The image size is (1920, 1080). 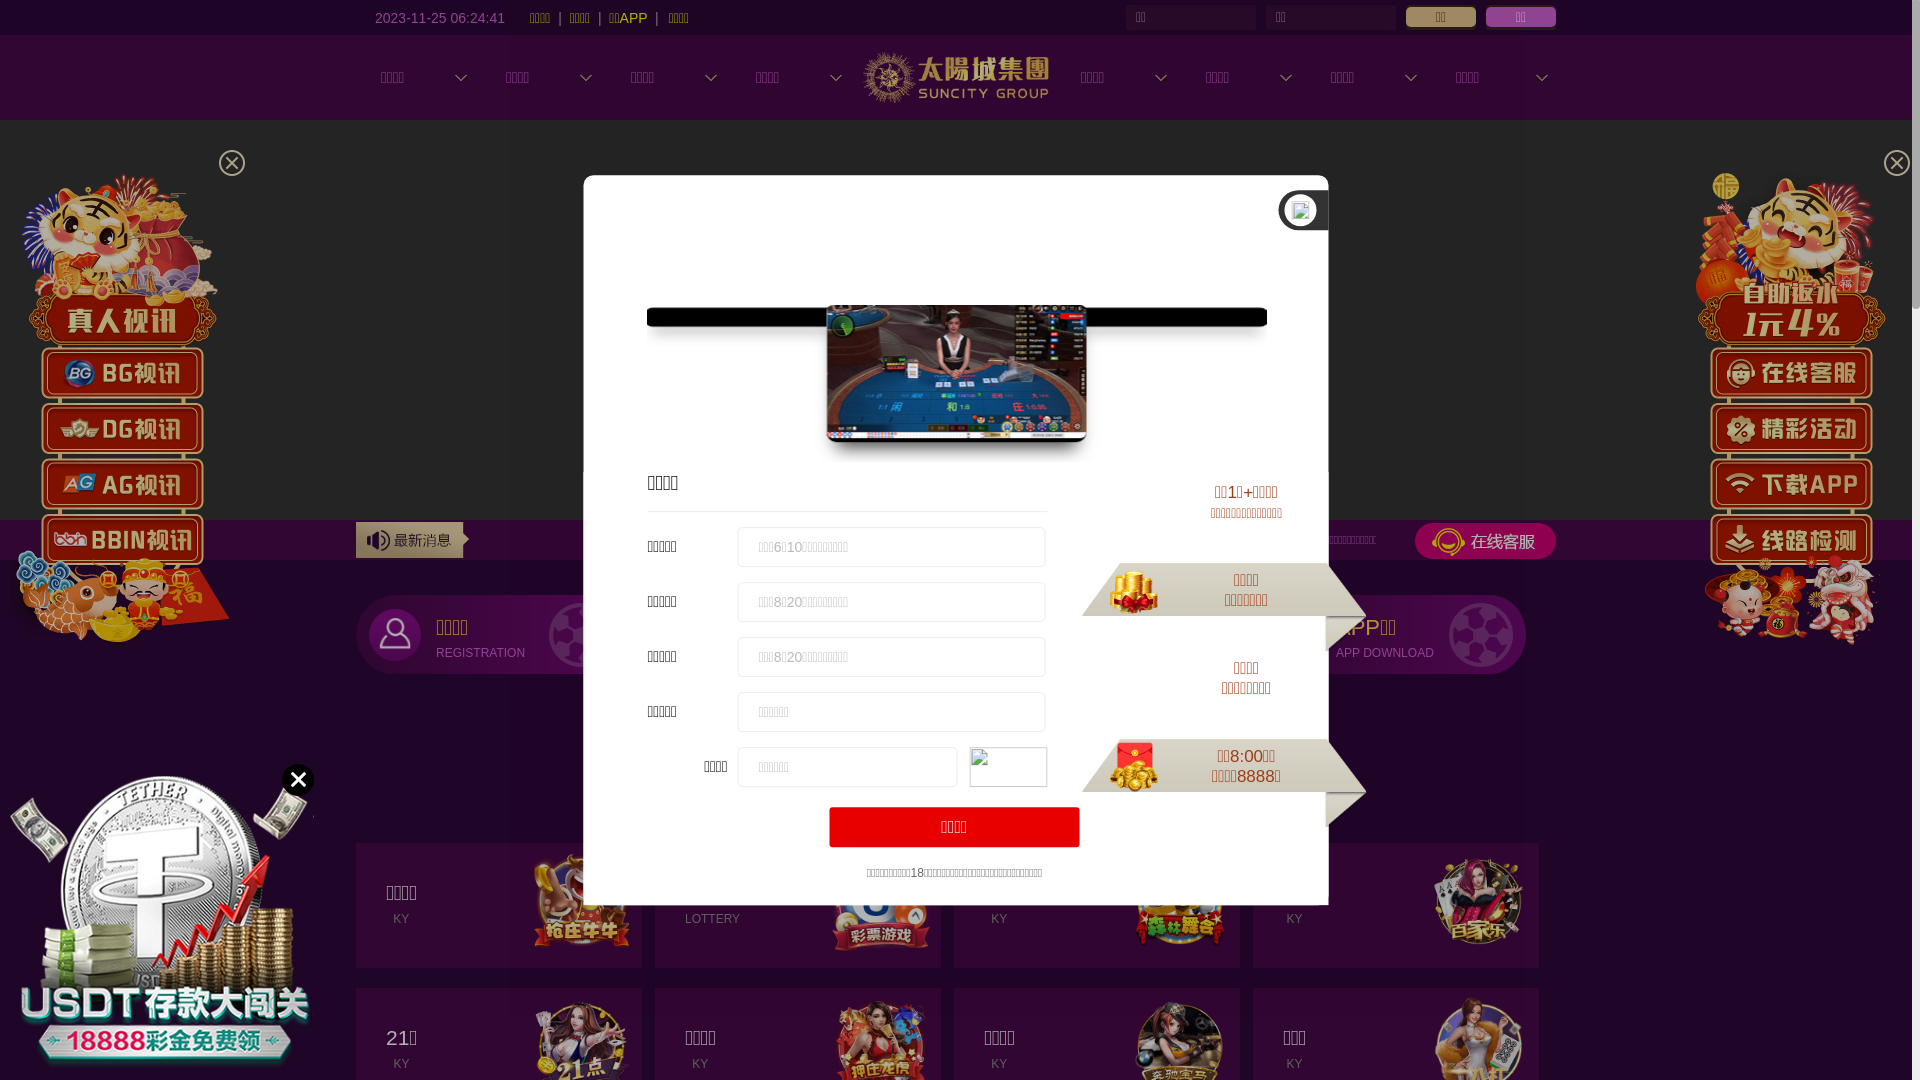 I want to click on '2023-11-25 06:24:39', so click(x=439, y=16).